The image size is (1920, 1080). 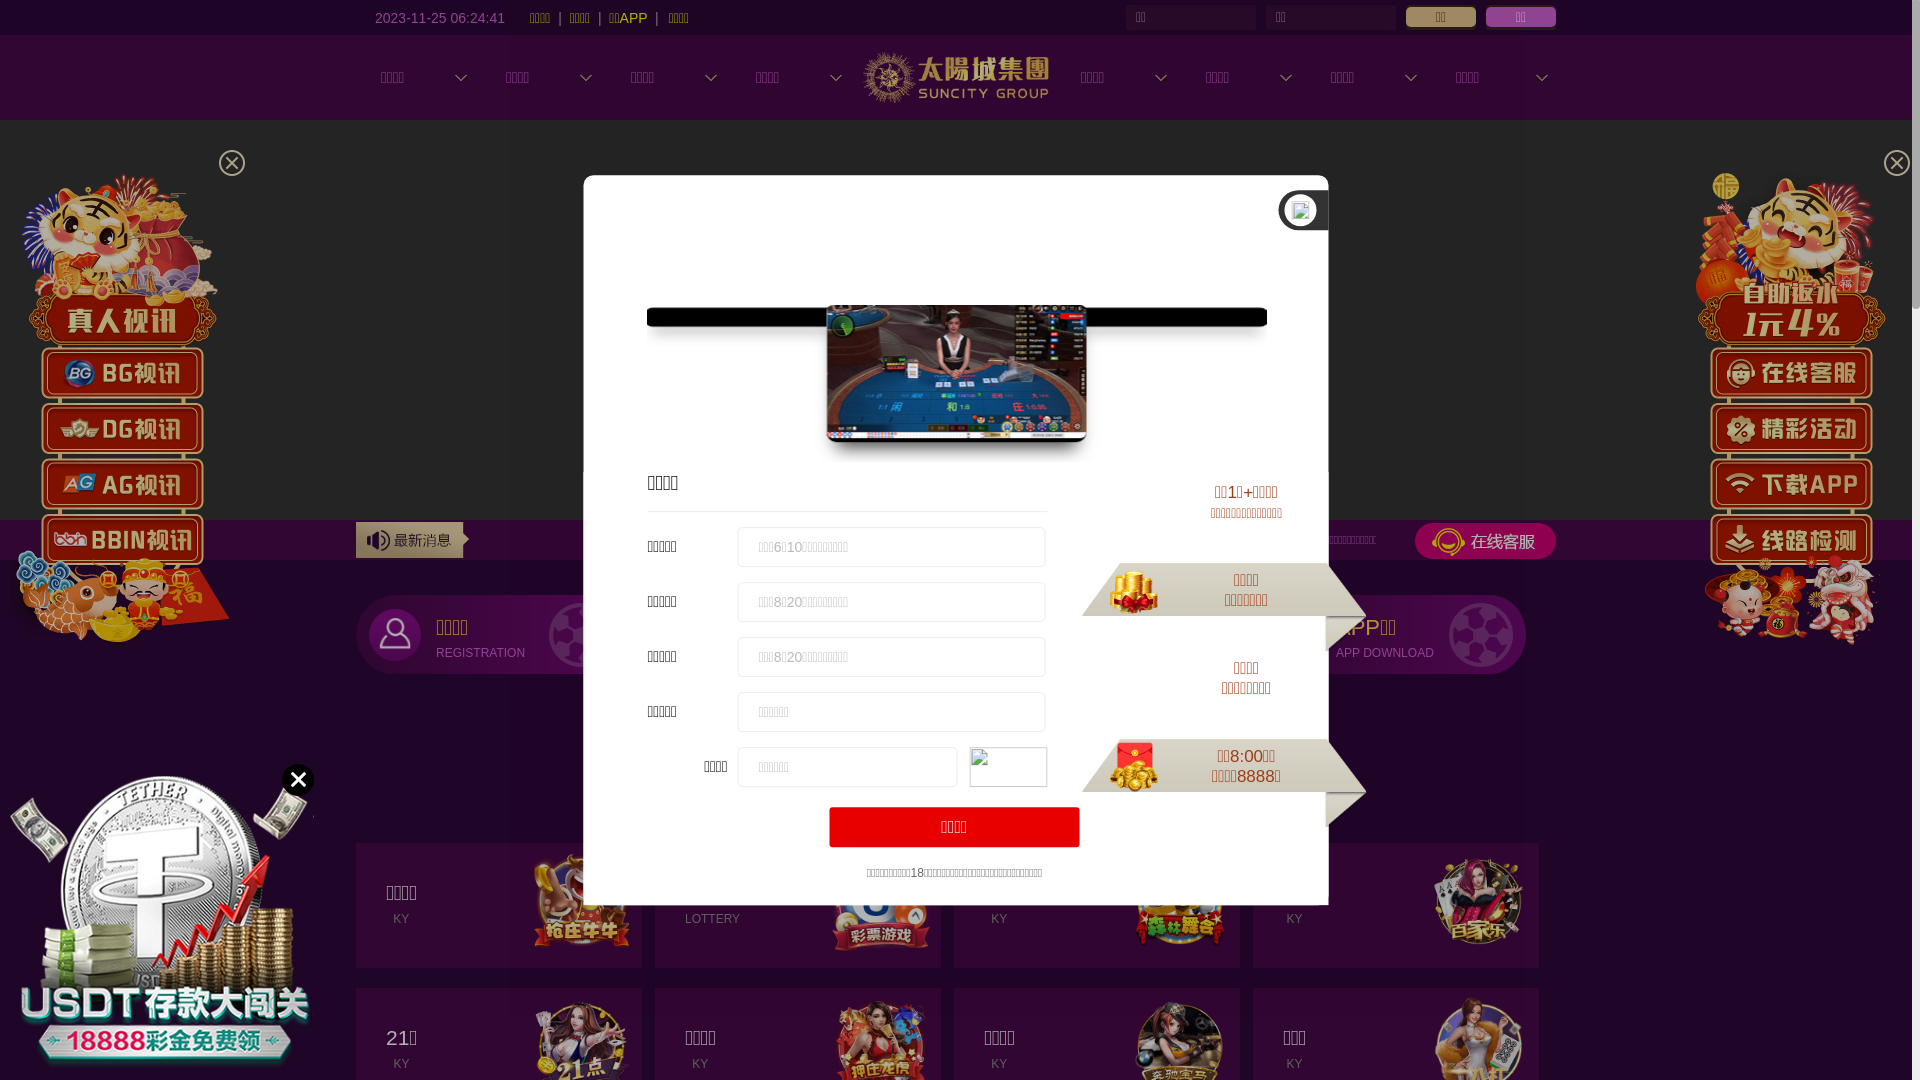 I want to click on '2023-11-25 06:24:39', so click(x=439, y=16).